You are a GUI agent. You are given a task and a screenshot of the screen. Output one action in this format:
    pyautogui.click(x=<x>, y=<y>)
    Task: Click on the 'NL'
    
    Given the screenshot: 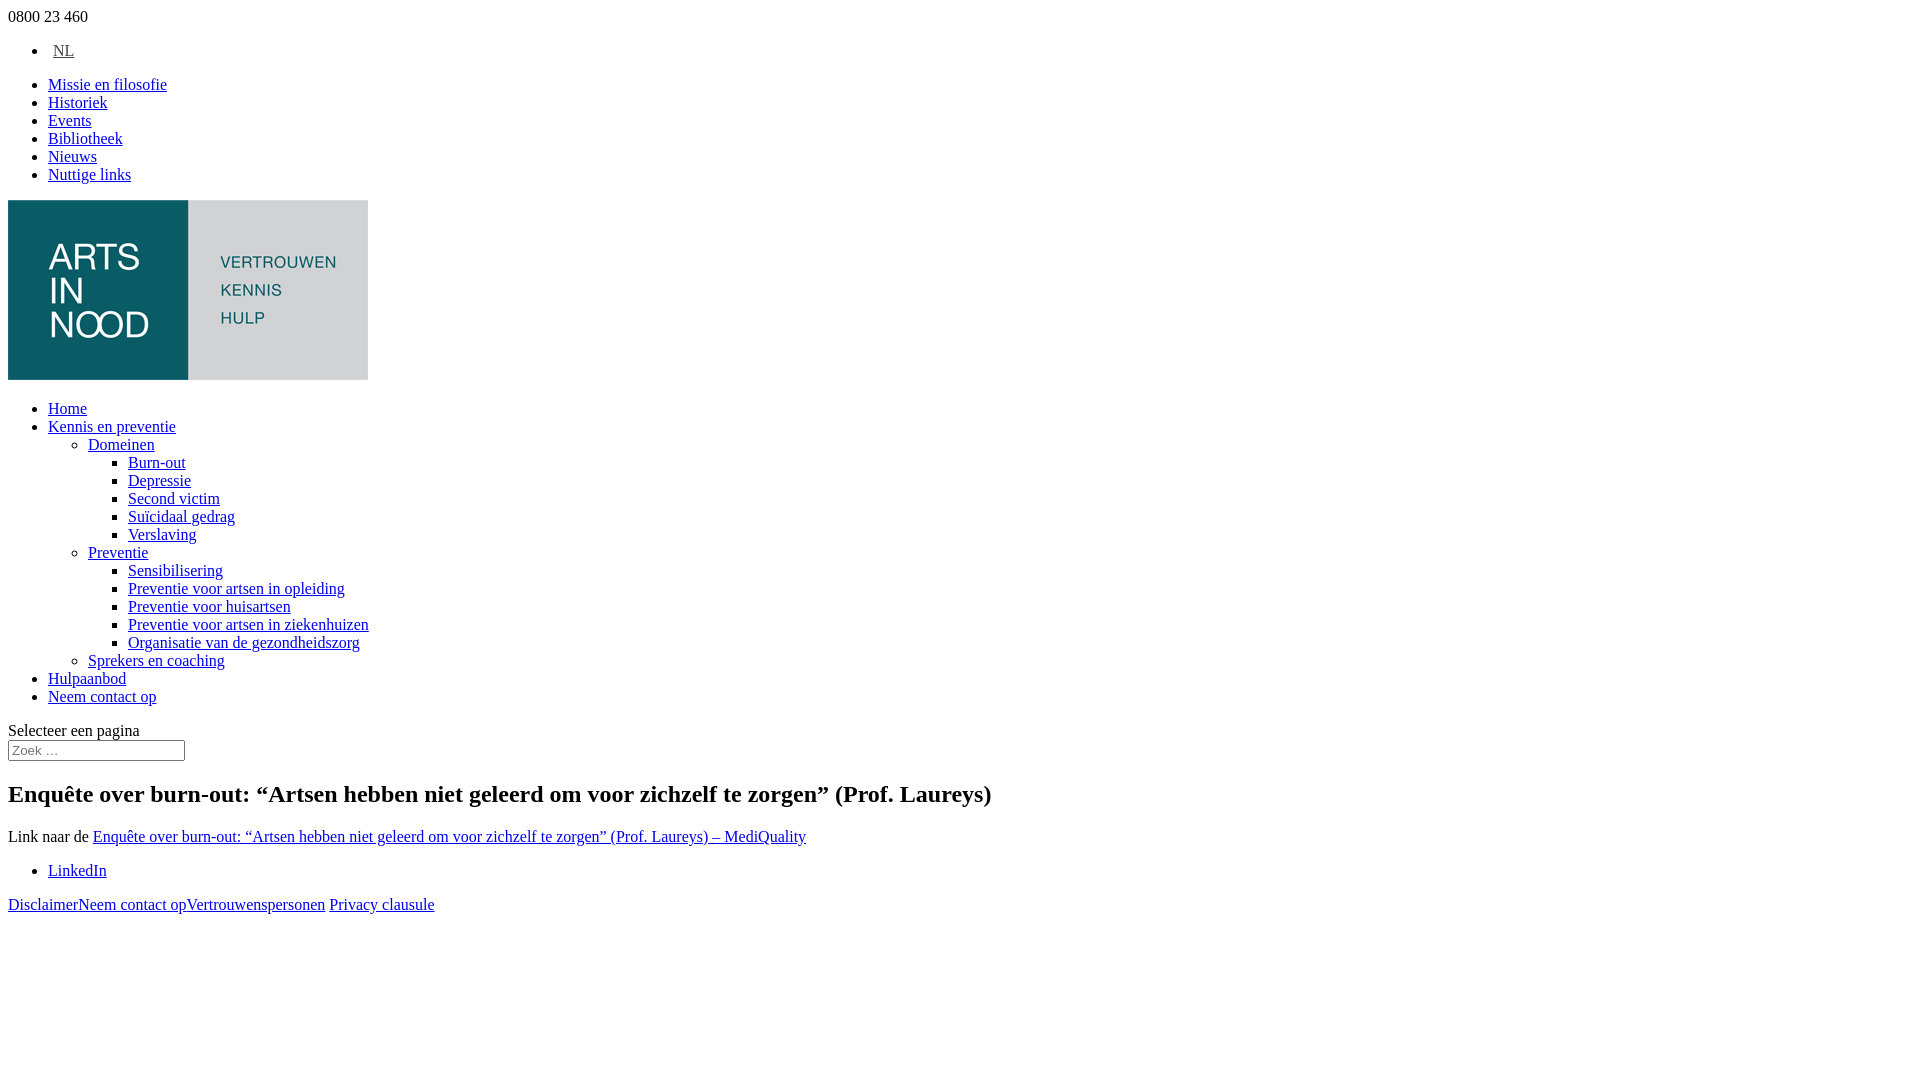 What is the action you would take?
    pyautogui.click(x=61, y=49)
    